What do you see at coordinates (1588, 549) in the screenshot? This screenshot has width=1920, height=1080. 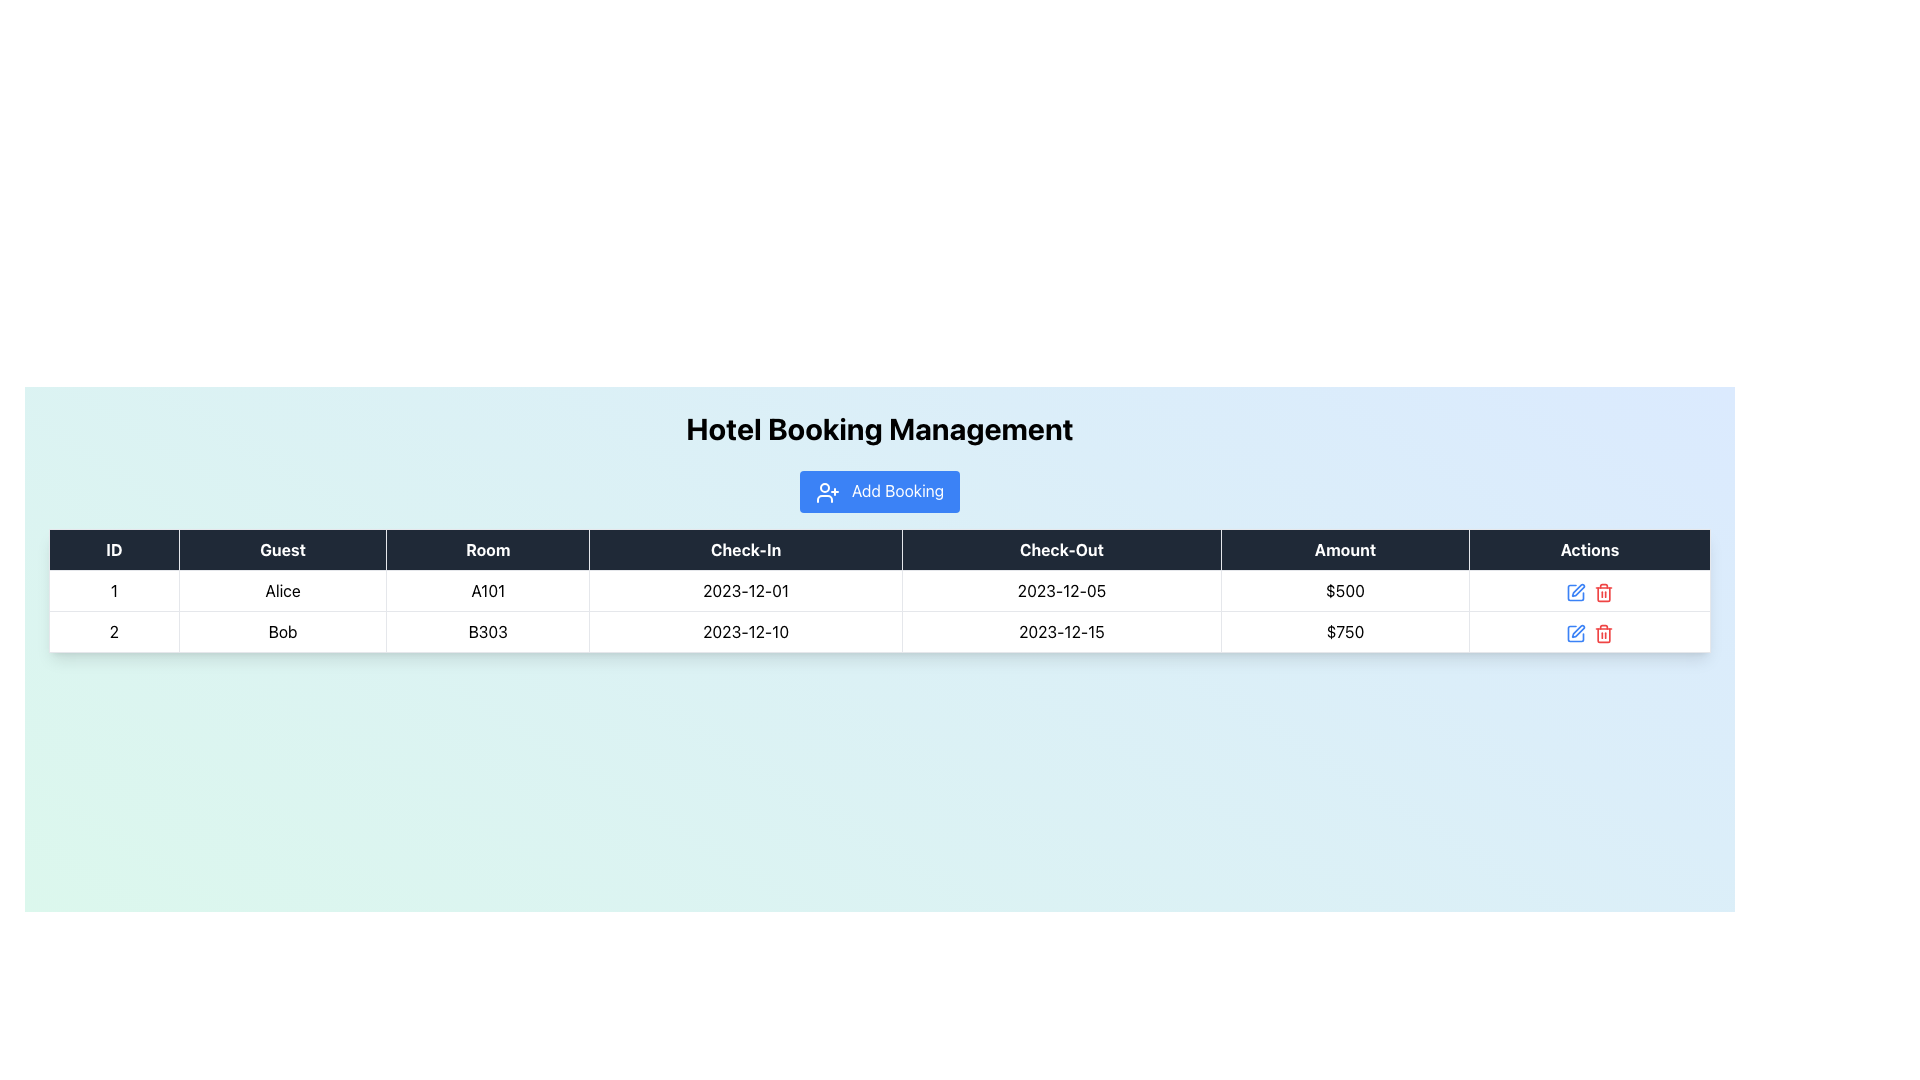 I see `the 'Actions' text label in the last column of the table header, which is displayed in white font on a dark background, indicating functionality related to actions in the dataset` at bounding box center [1588, 549].